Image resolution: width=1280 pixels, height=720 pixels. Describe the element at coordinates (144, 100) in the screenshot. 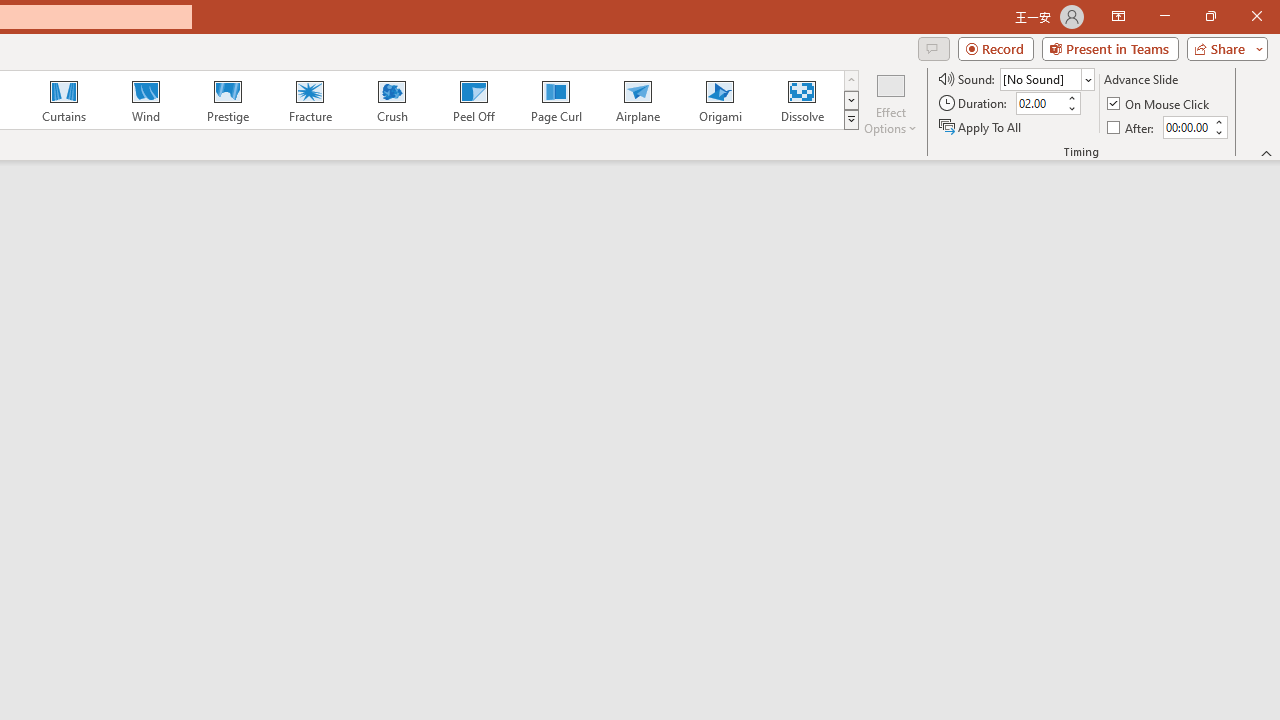

I see `'Wind'` at that location.